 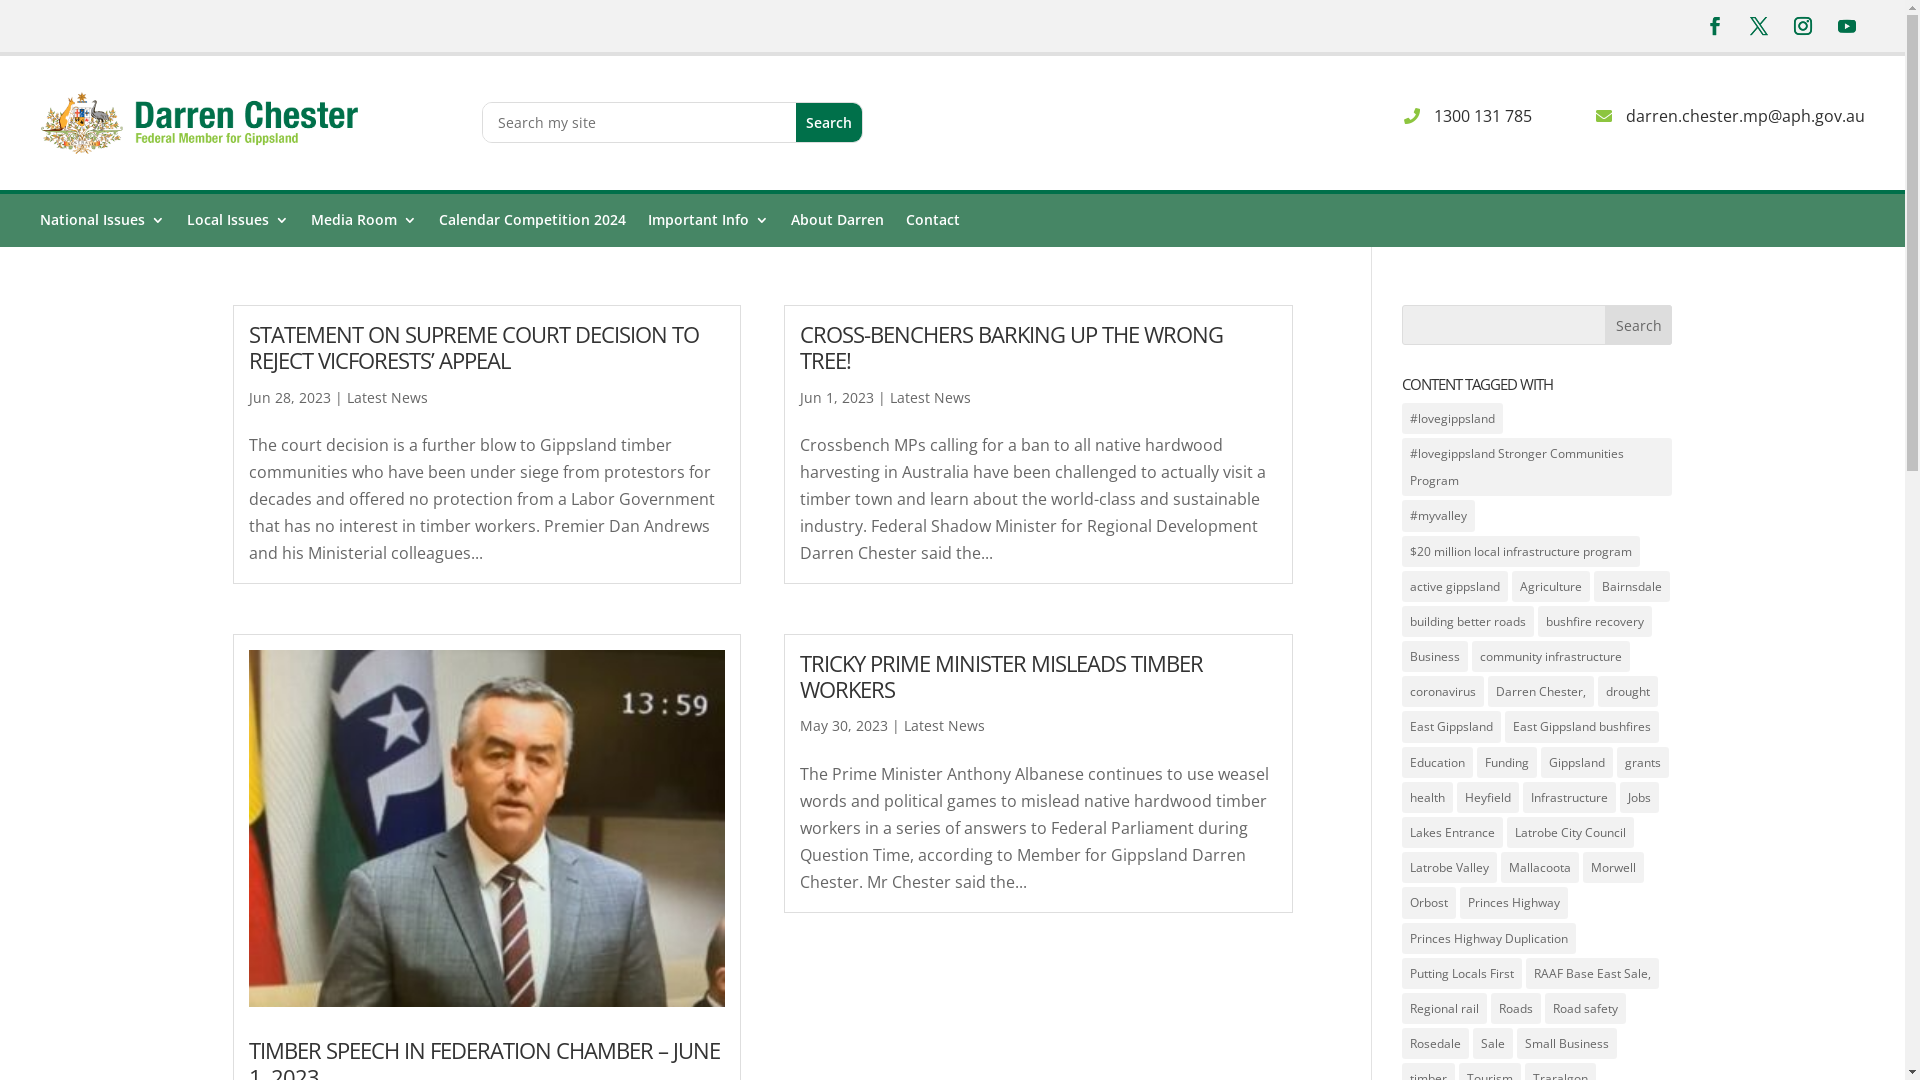 I want to click on 'Small Business', so click(x=1565, y=1042).